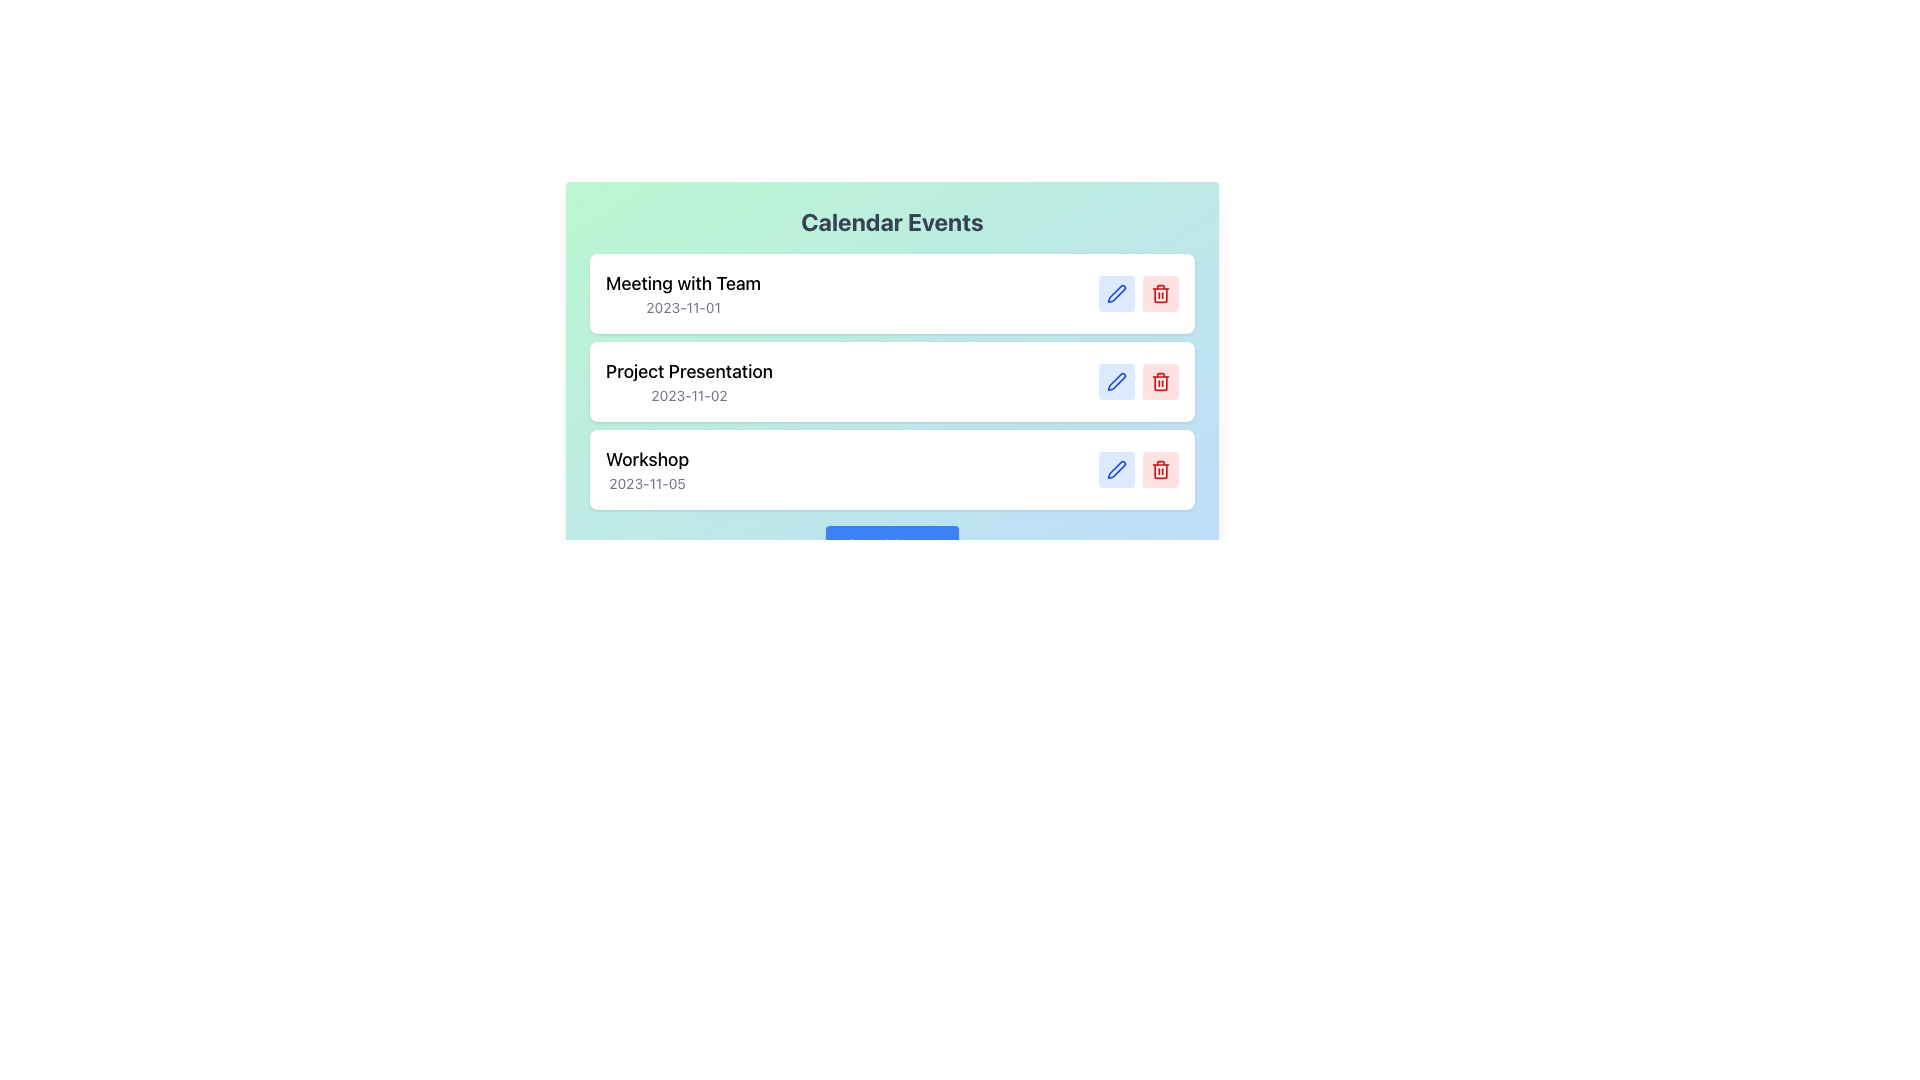 The height and width of the screenshot is (1080, 1920). What do you see at coordinates (647, 483) in the screenshot?
I see `date displayed in the text label under the 'Workshop' event in the calendar` at bounding box center [647, 483].